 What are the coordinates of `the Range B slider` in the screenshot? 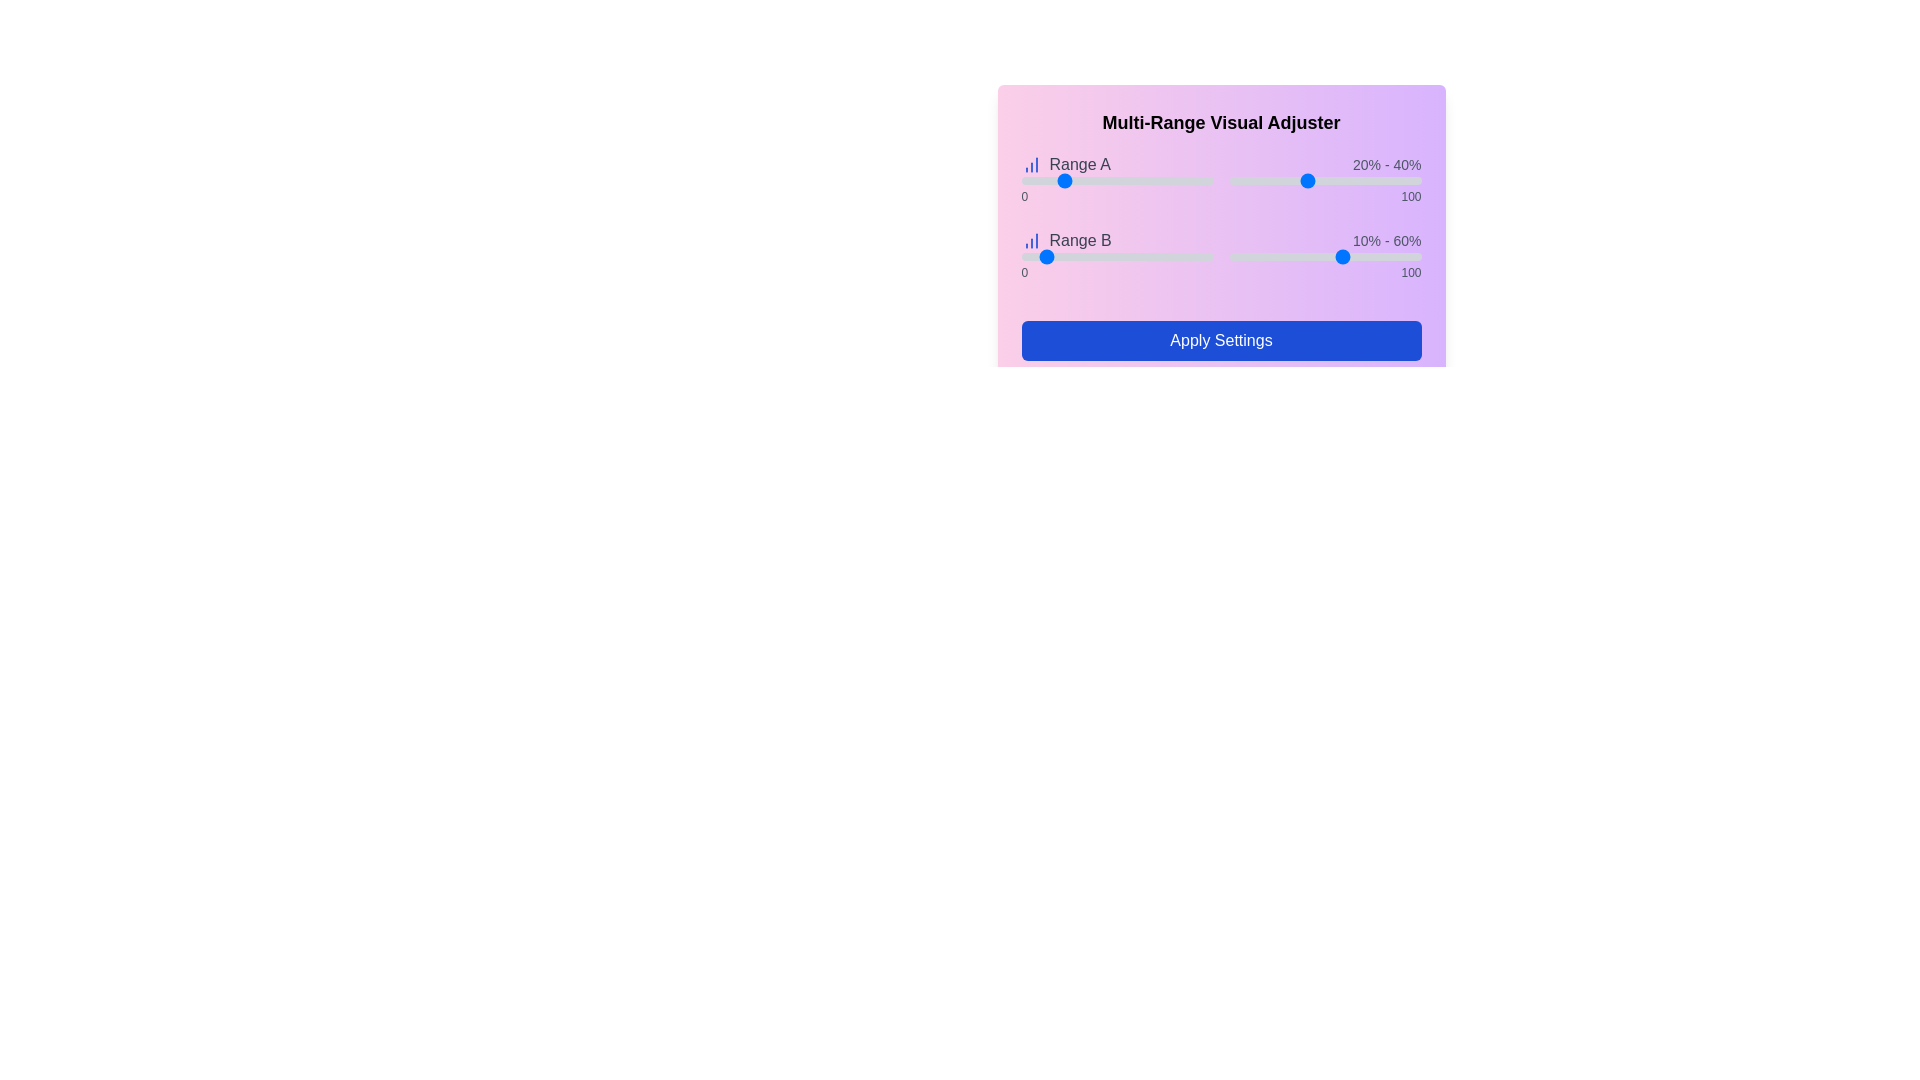 It's located at (1387, 256).